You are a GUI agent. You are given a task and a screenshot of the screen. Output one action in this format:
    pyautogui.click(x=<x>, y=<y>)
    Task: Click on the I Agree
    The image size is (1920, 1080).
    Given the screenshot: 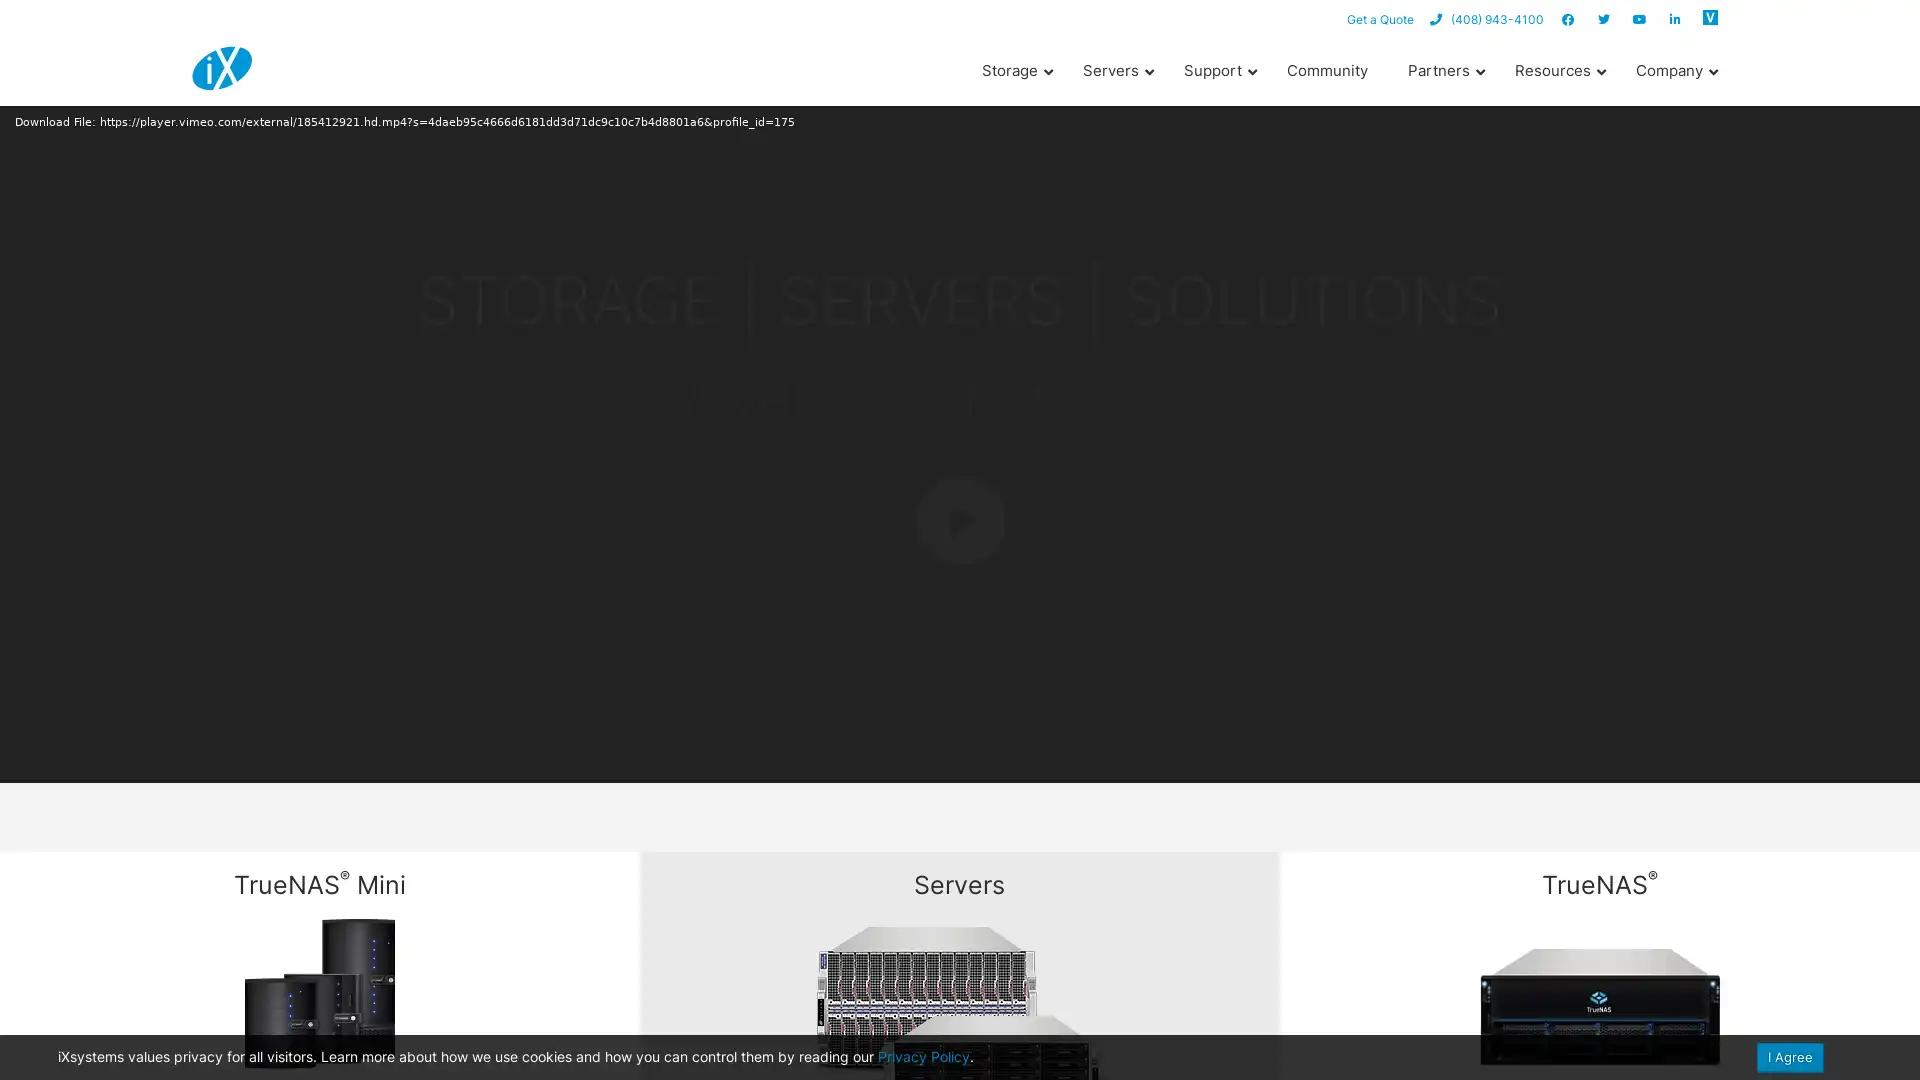 What is the action you would take?
    pyautogui.click(x=1790, y=1056)
    